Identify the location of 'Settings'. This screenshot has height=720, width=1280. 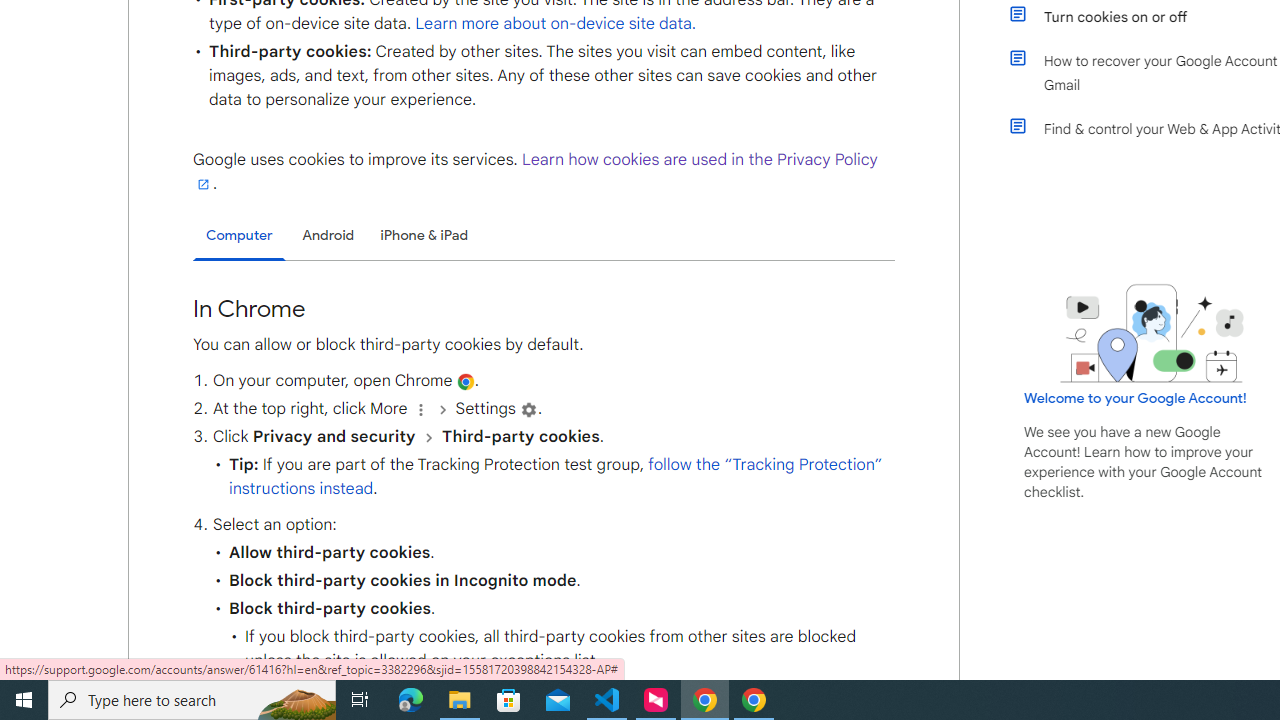
(529, 408).